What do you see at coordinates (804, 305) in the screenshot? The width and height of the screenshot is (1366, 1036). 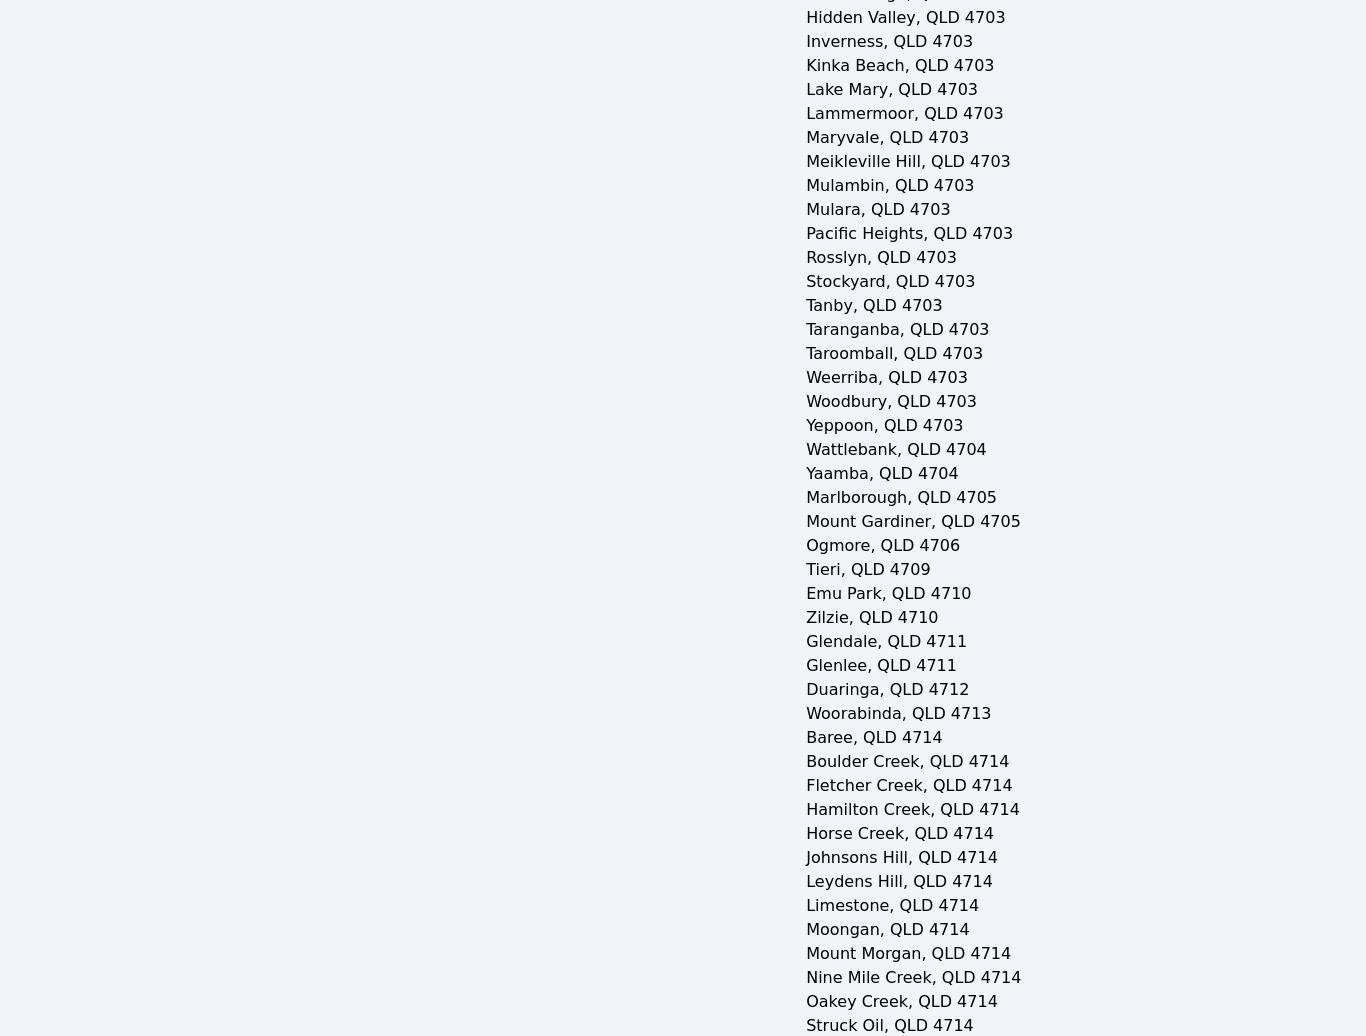 I see `'Tanby, QLD 4703'` at bounding box center [804, 305].